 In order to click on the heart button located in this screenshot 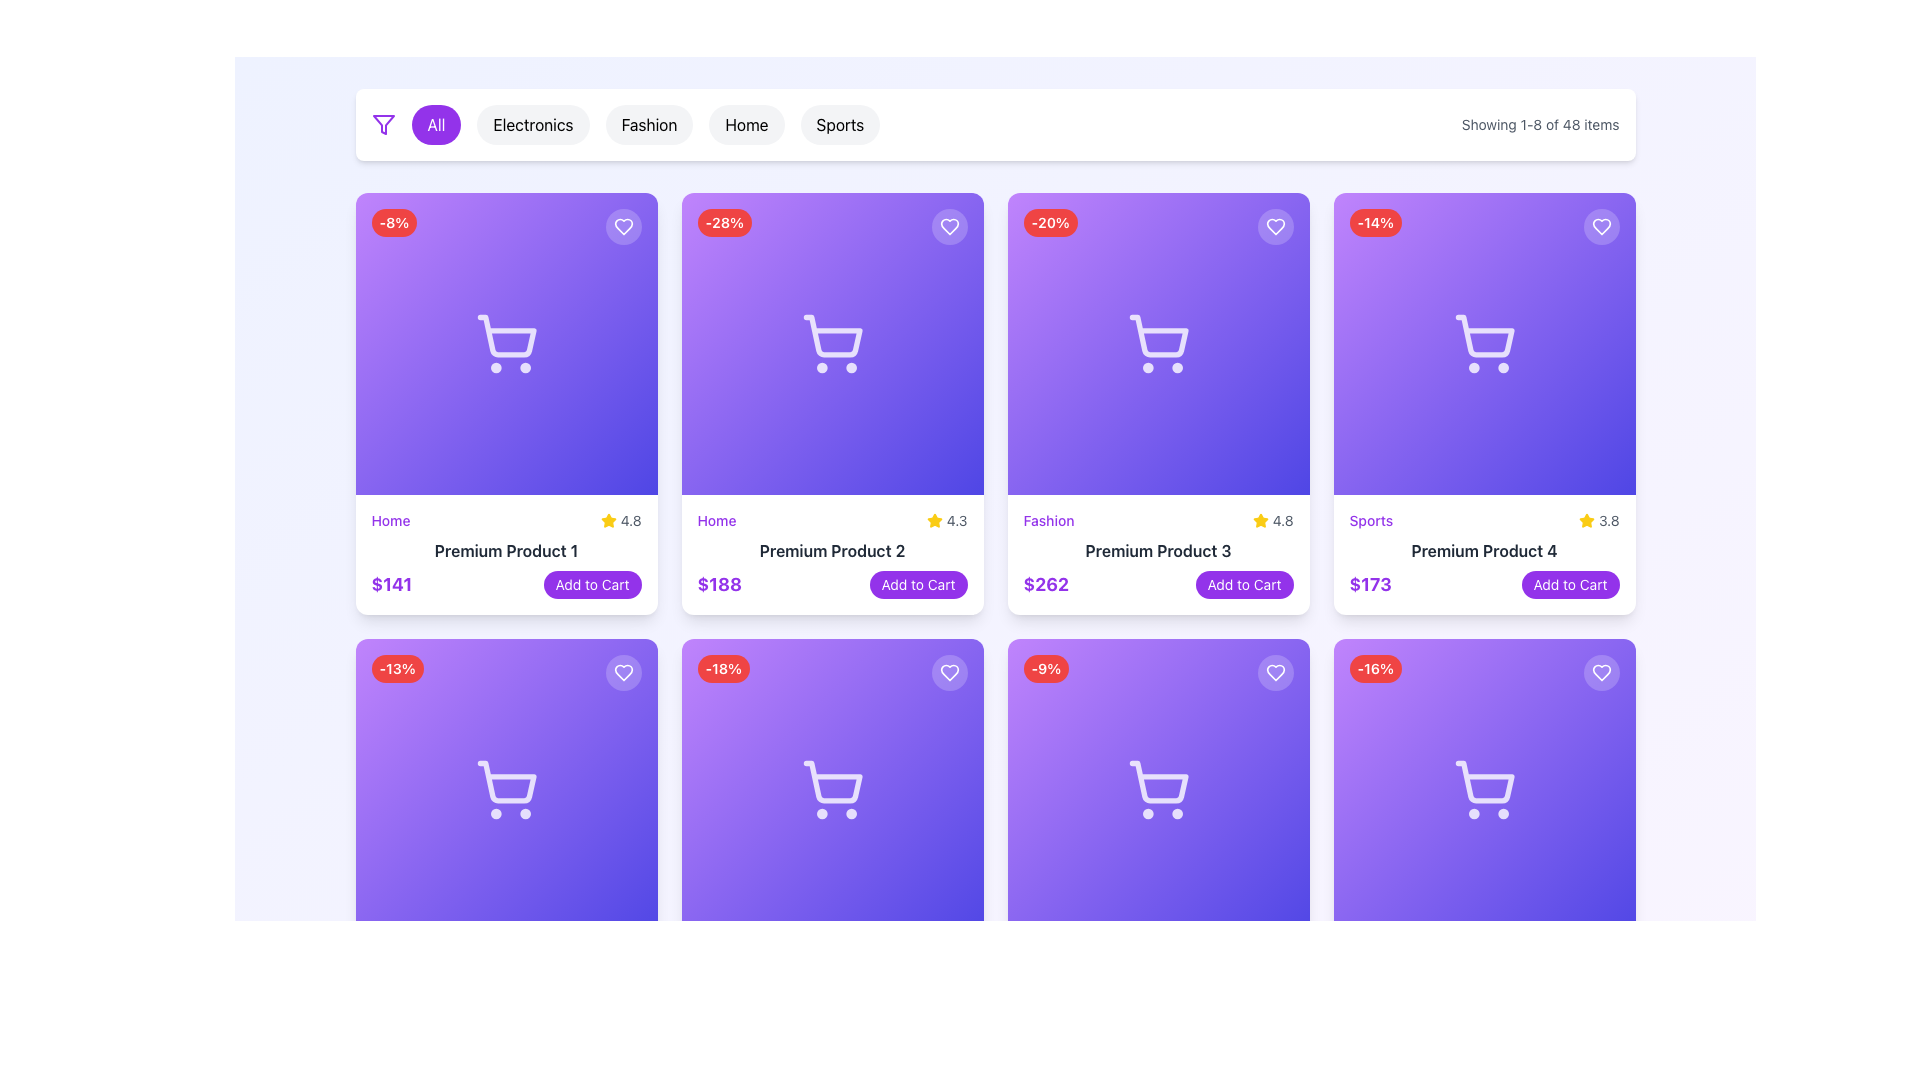, I will do `click(948, 226)`.